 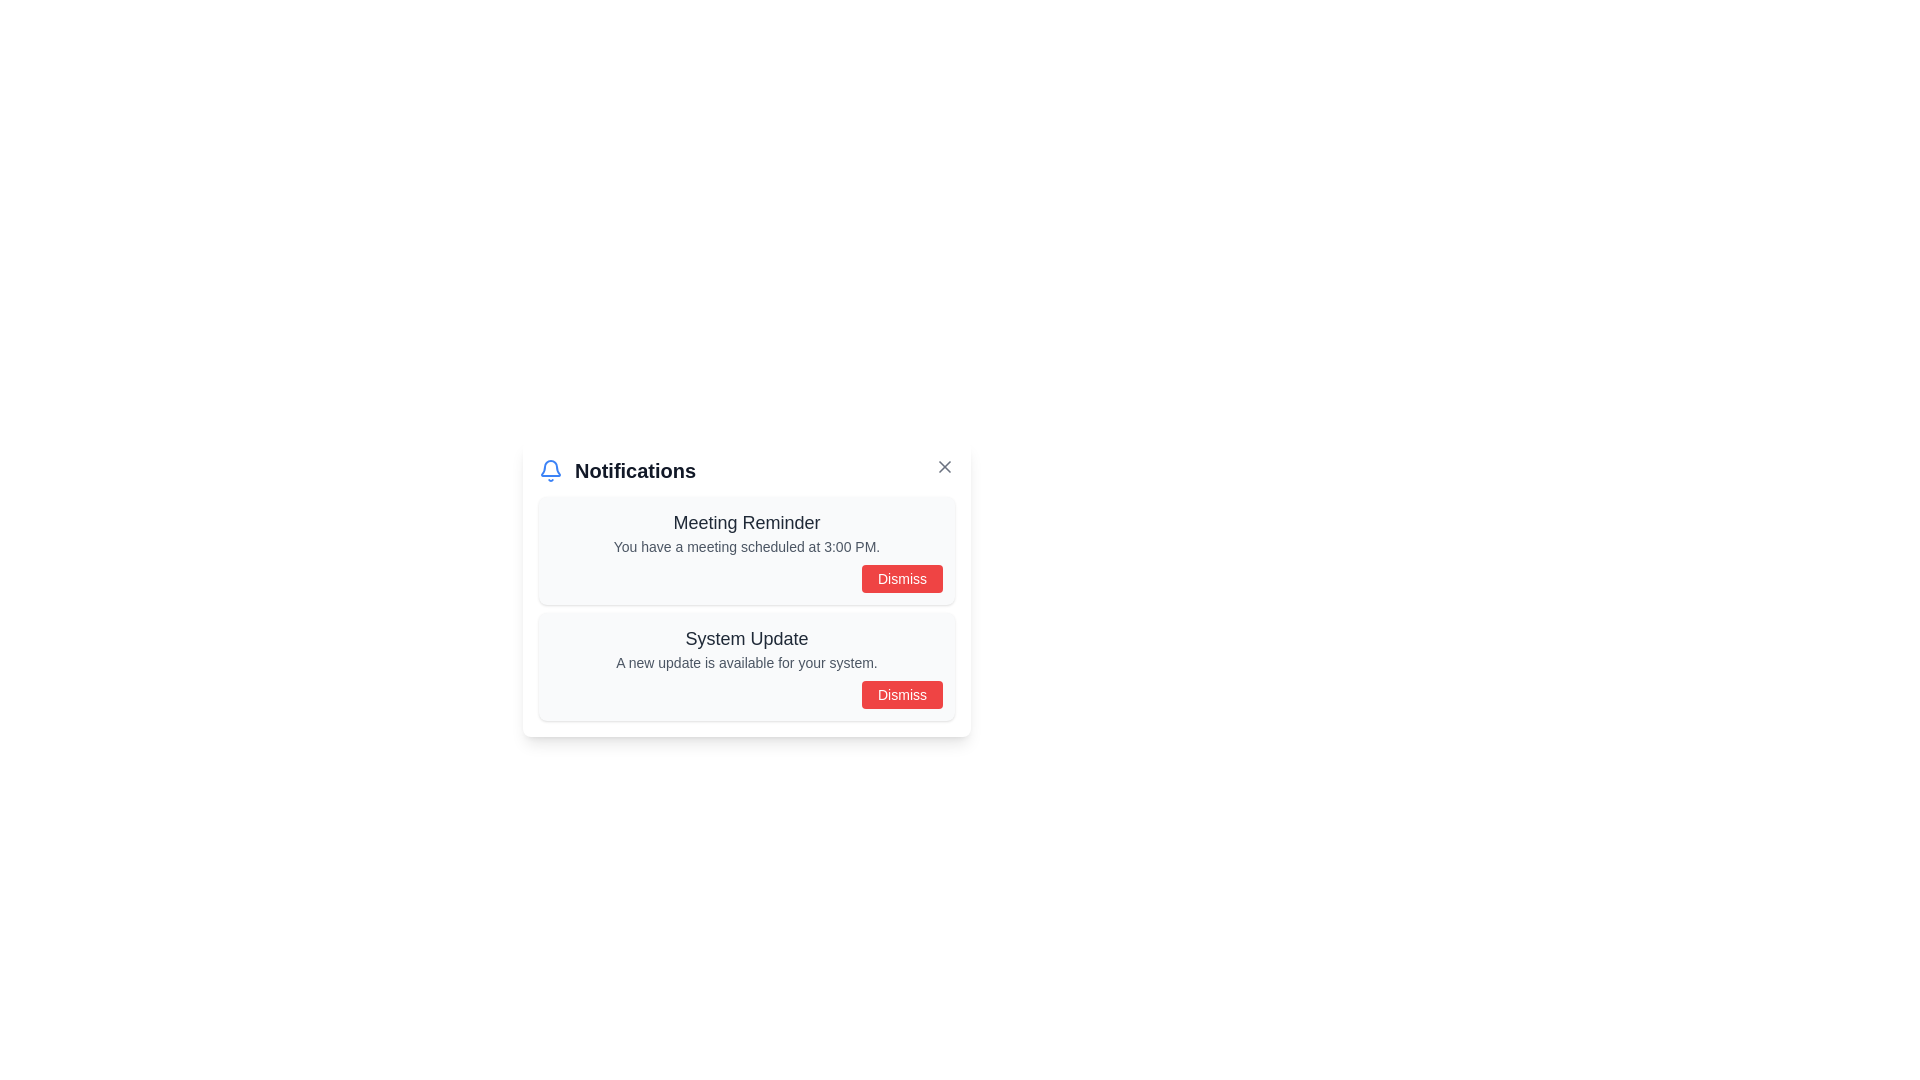 What do you see at coordinates (944, 466) in the screenshot?
I see `the decorative line segment that forms part of the close or dismiss icon for the notification popup, located in the top-right corner of the notification interface` at bounding box center [944, 466].